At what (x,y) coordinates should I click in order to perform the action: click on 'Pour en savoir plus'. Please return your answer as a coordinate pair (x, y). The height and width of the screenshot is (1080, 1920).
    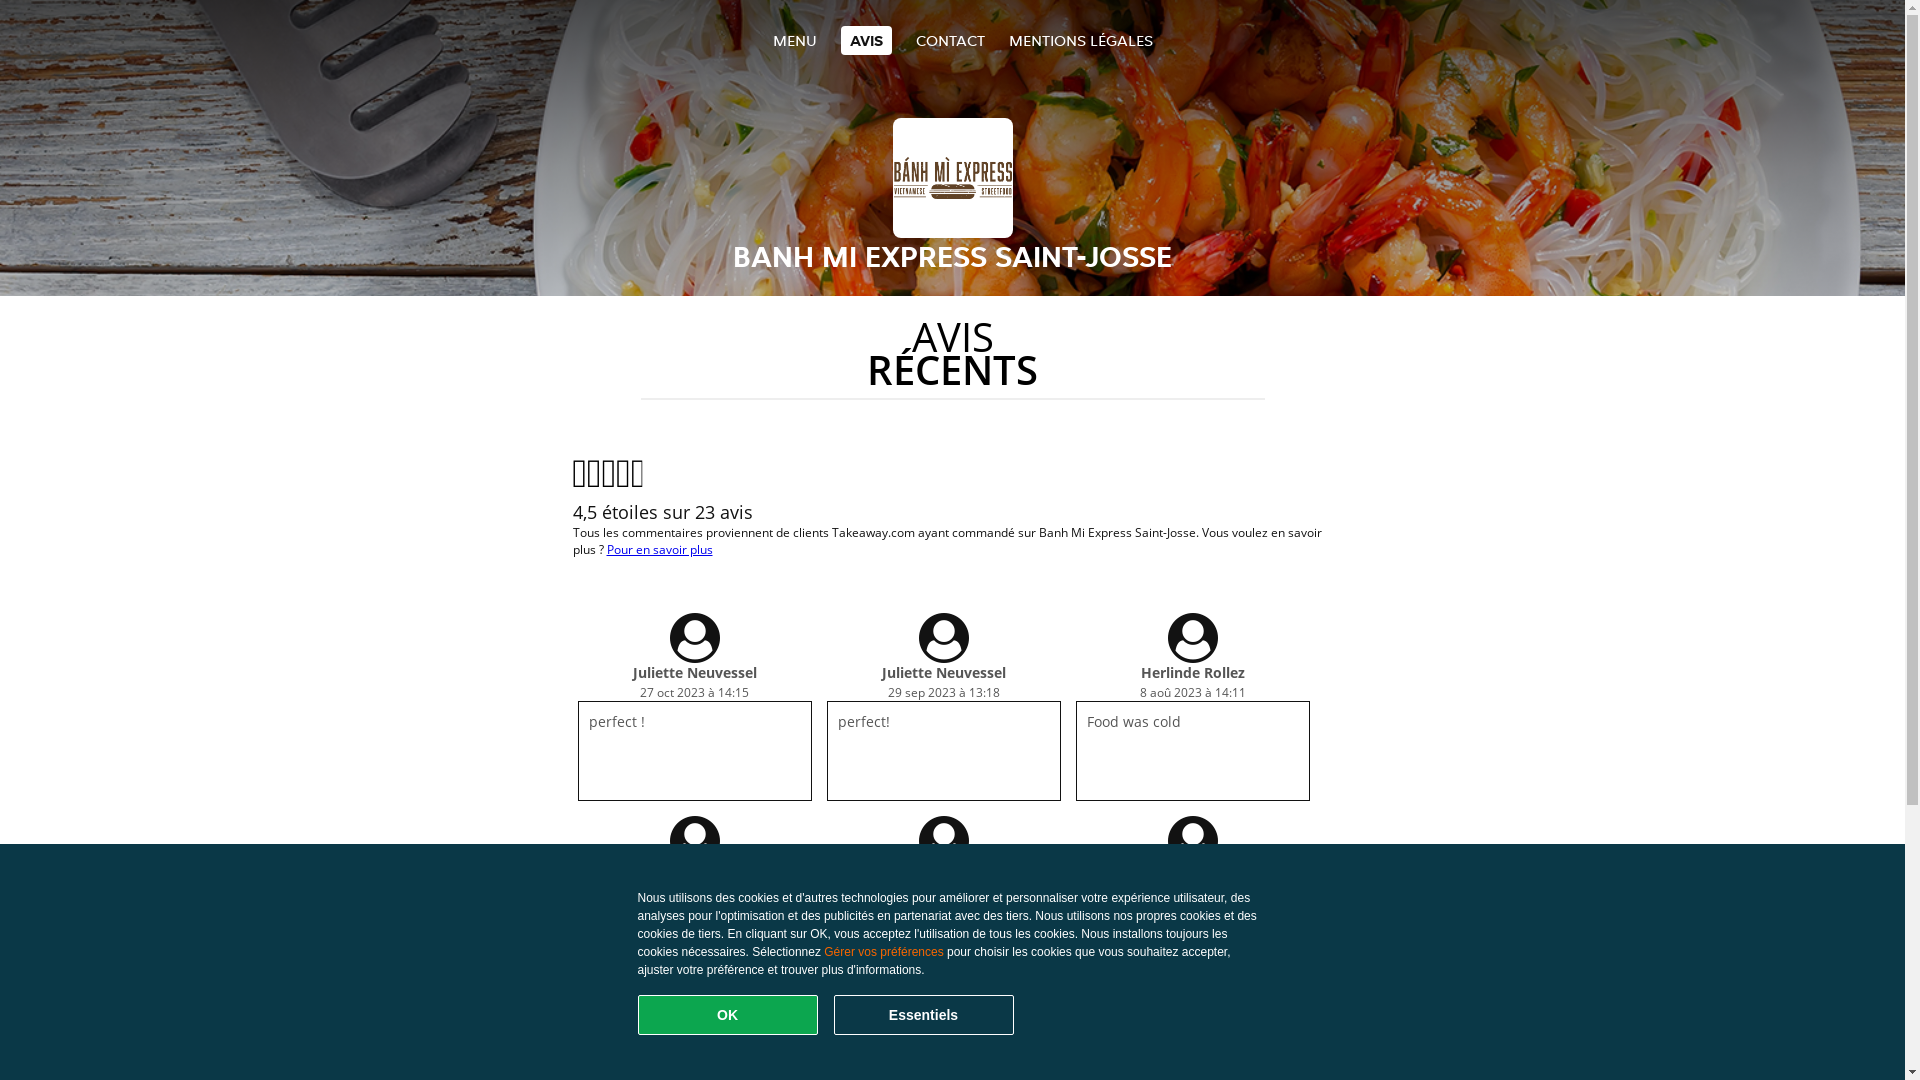
    Looking at the image, I should click on (658, 549).